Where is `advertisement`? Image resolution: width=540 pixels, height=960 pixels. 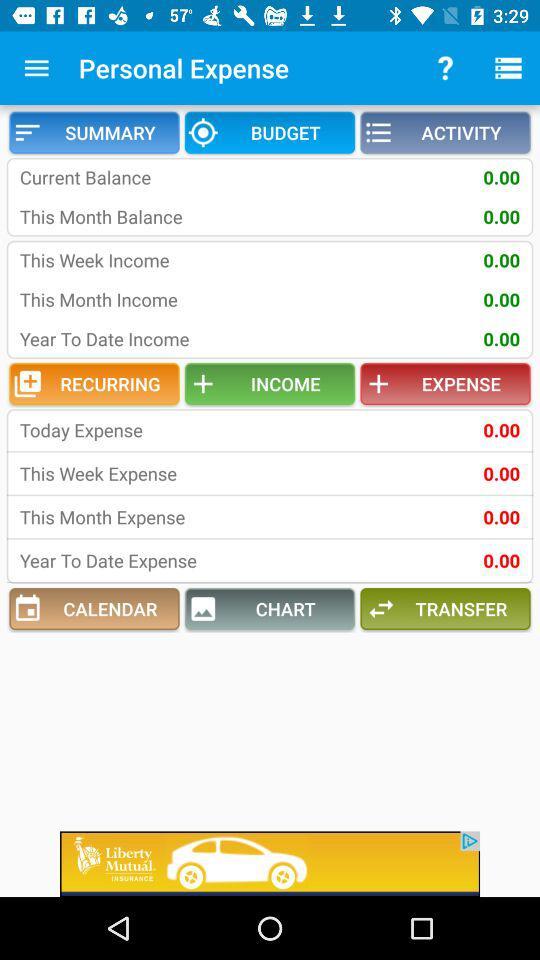 advertisement is located at coordinates (270, 863).